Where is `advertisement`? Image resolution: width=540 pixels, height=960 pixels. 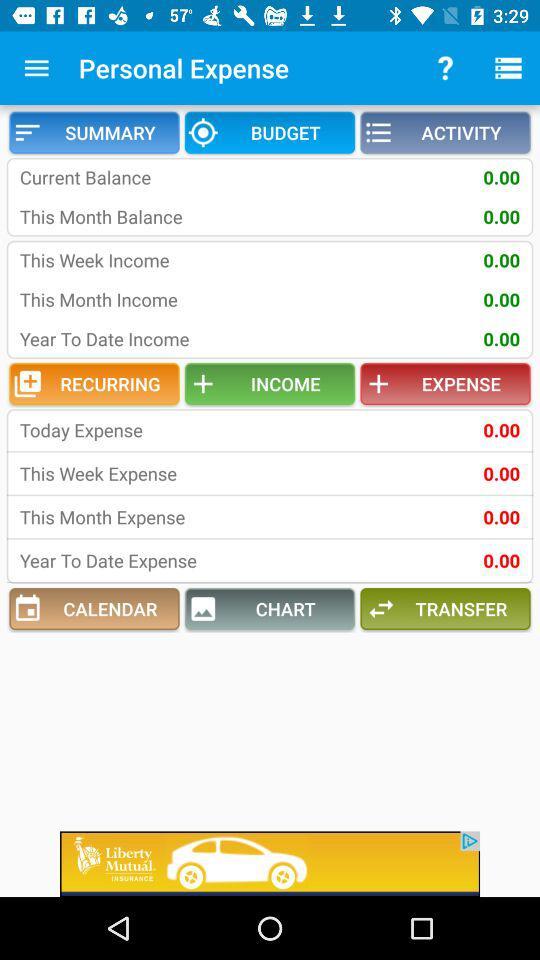 advertisement is located at coordinates (270, 863).